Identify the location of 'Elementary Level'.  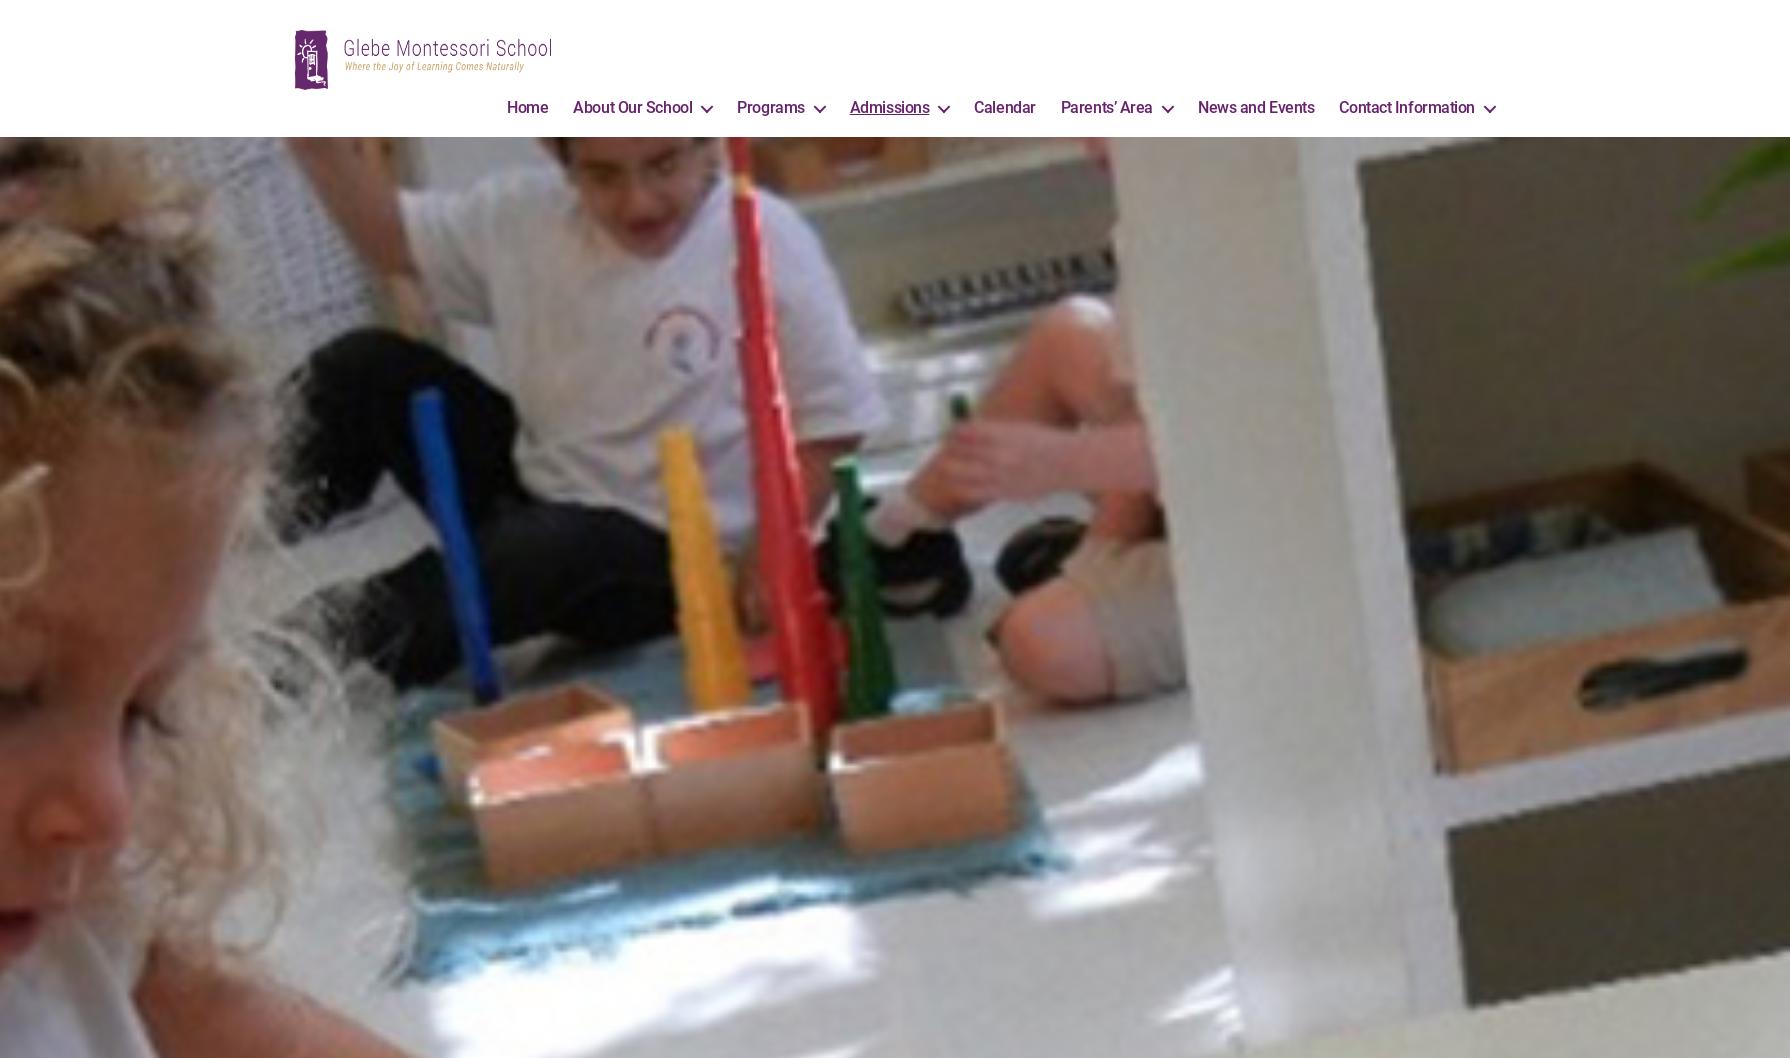
(593, 756).